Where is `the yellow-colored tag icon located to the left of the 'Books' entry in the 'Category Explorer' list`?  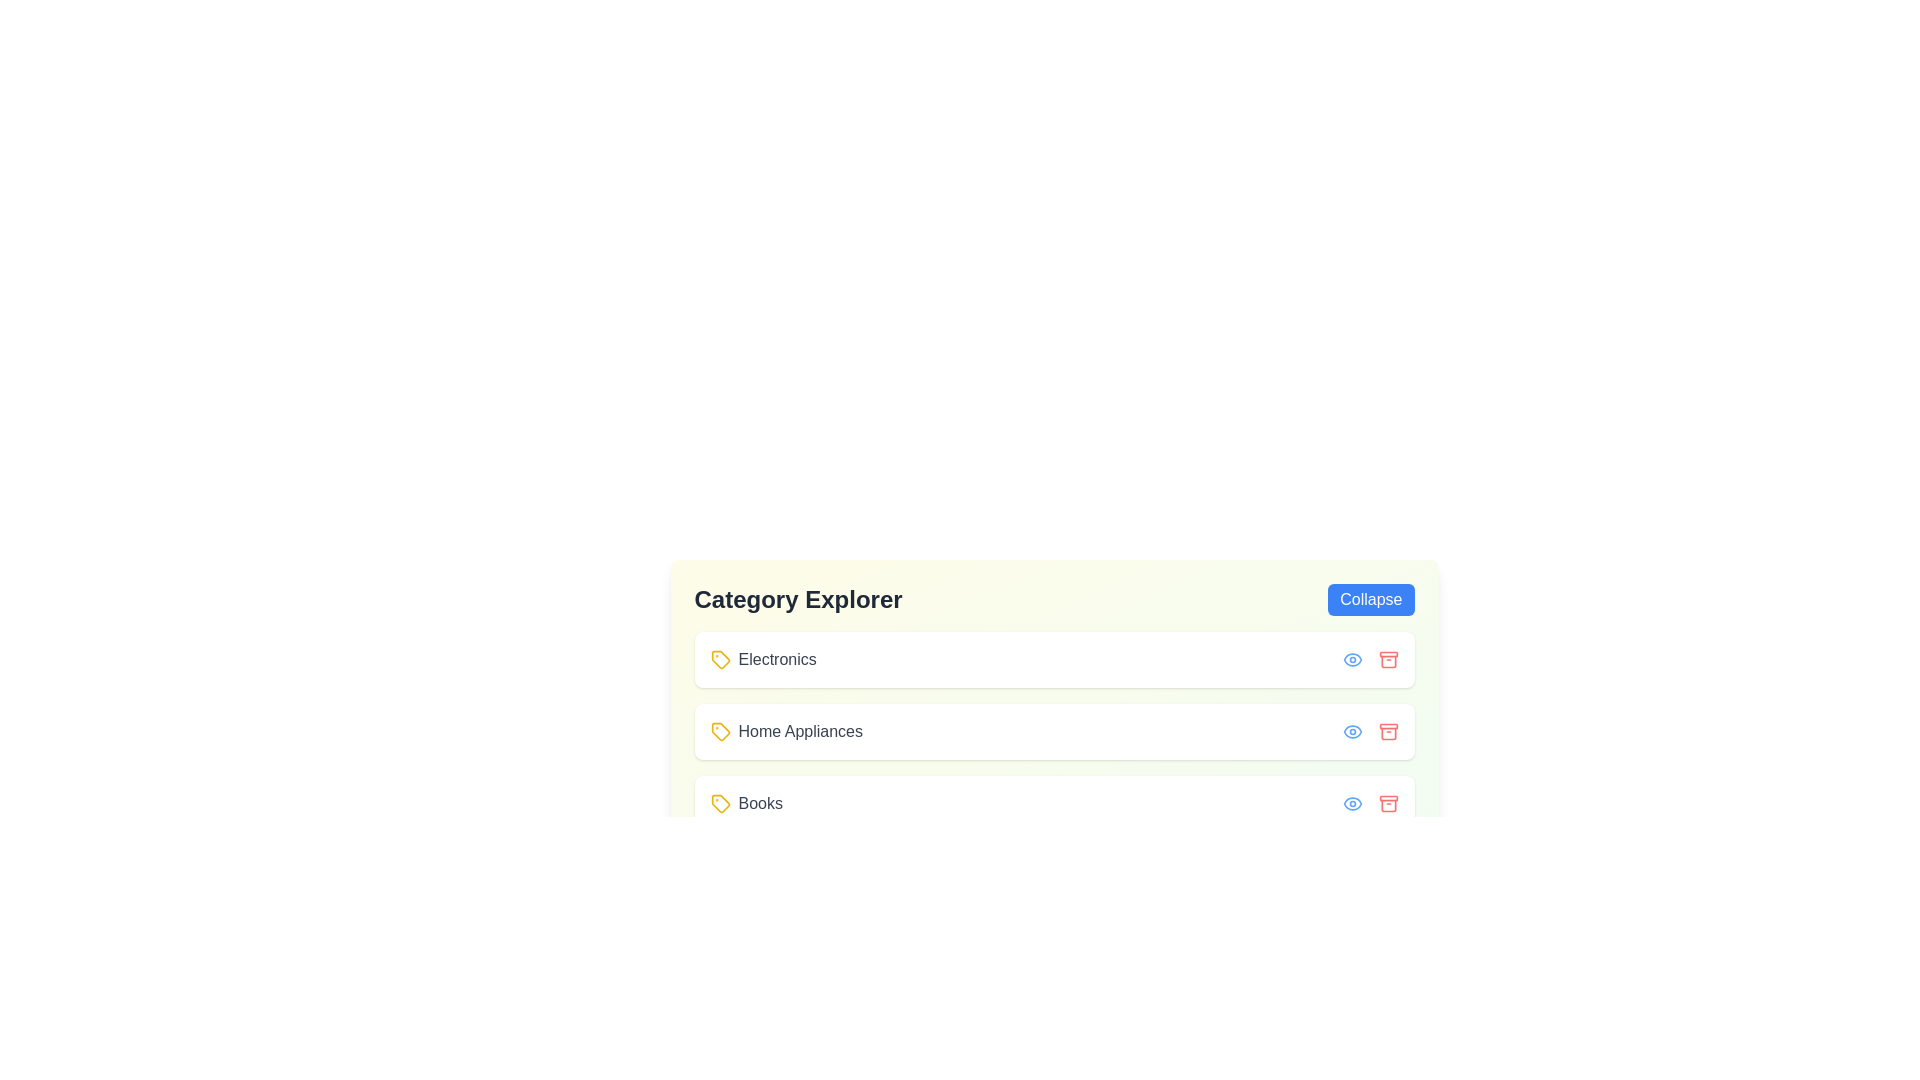
the yellow-colored tag icon located to the left of the 'Books' entry in the 'Category Explorer' list is located at coordinates (720, 802).